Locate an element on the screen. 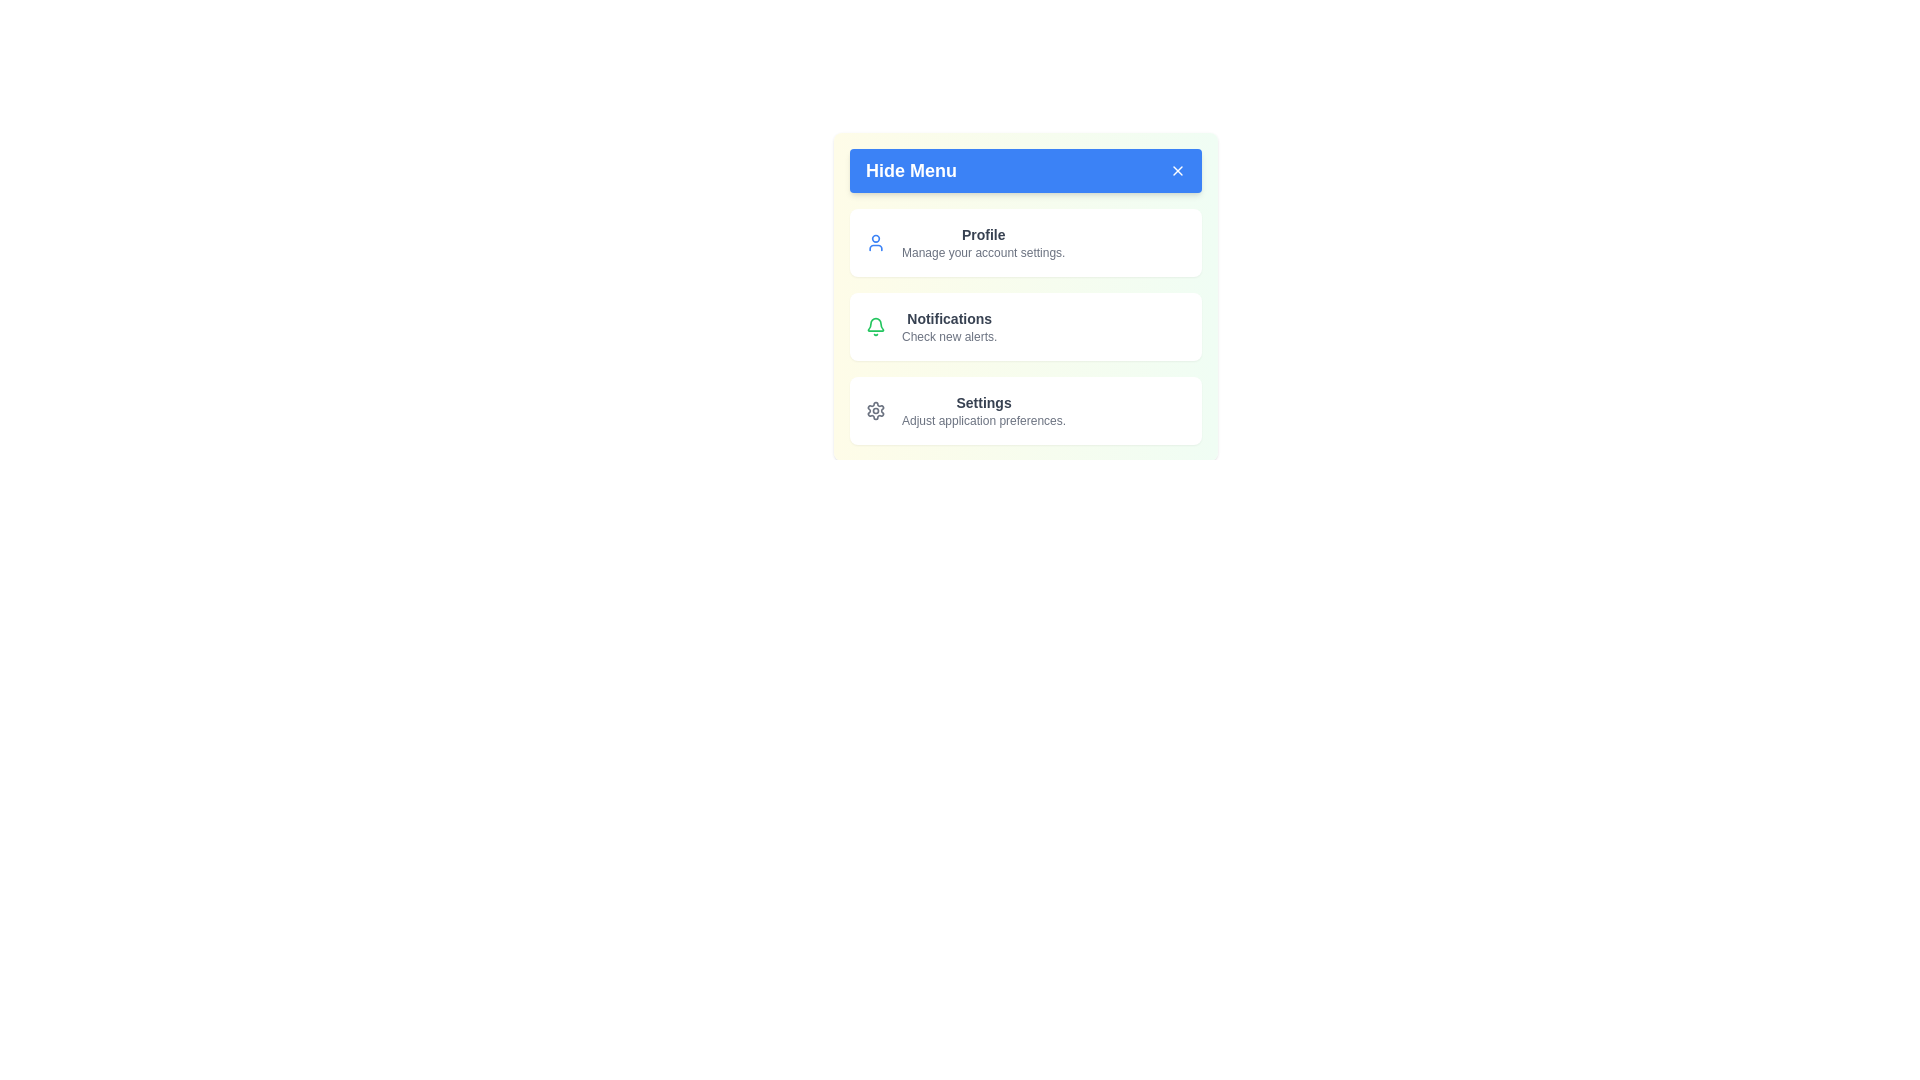  the menu item Settings from the menu is located at coordinates (1026, 410).